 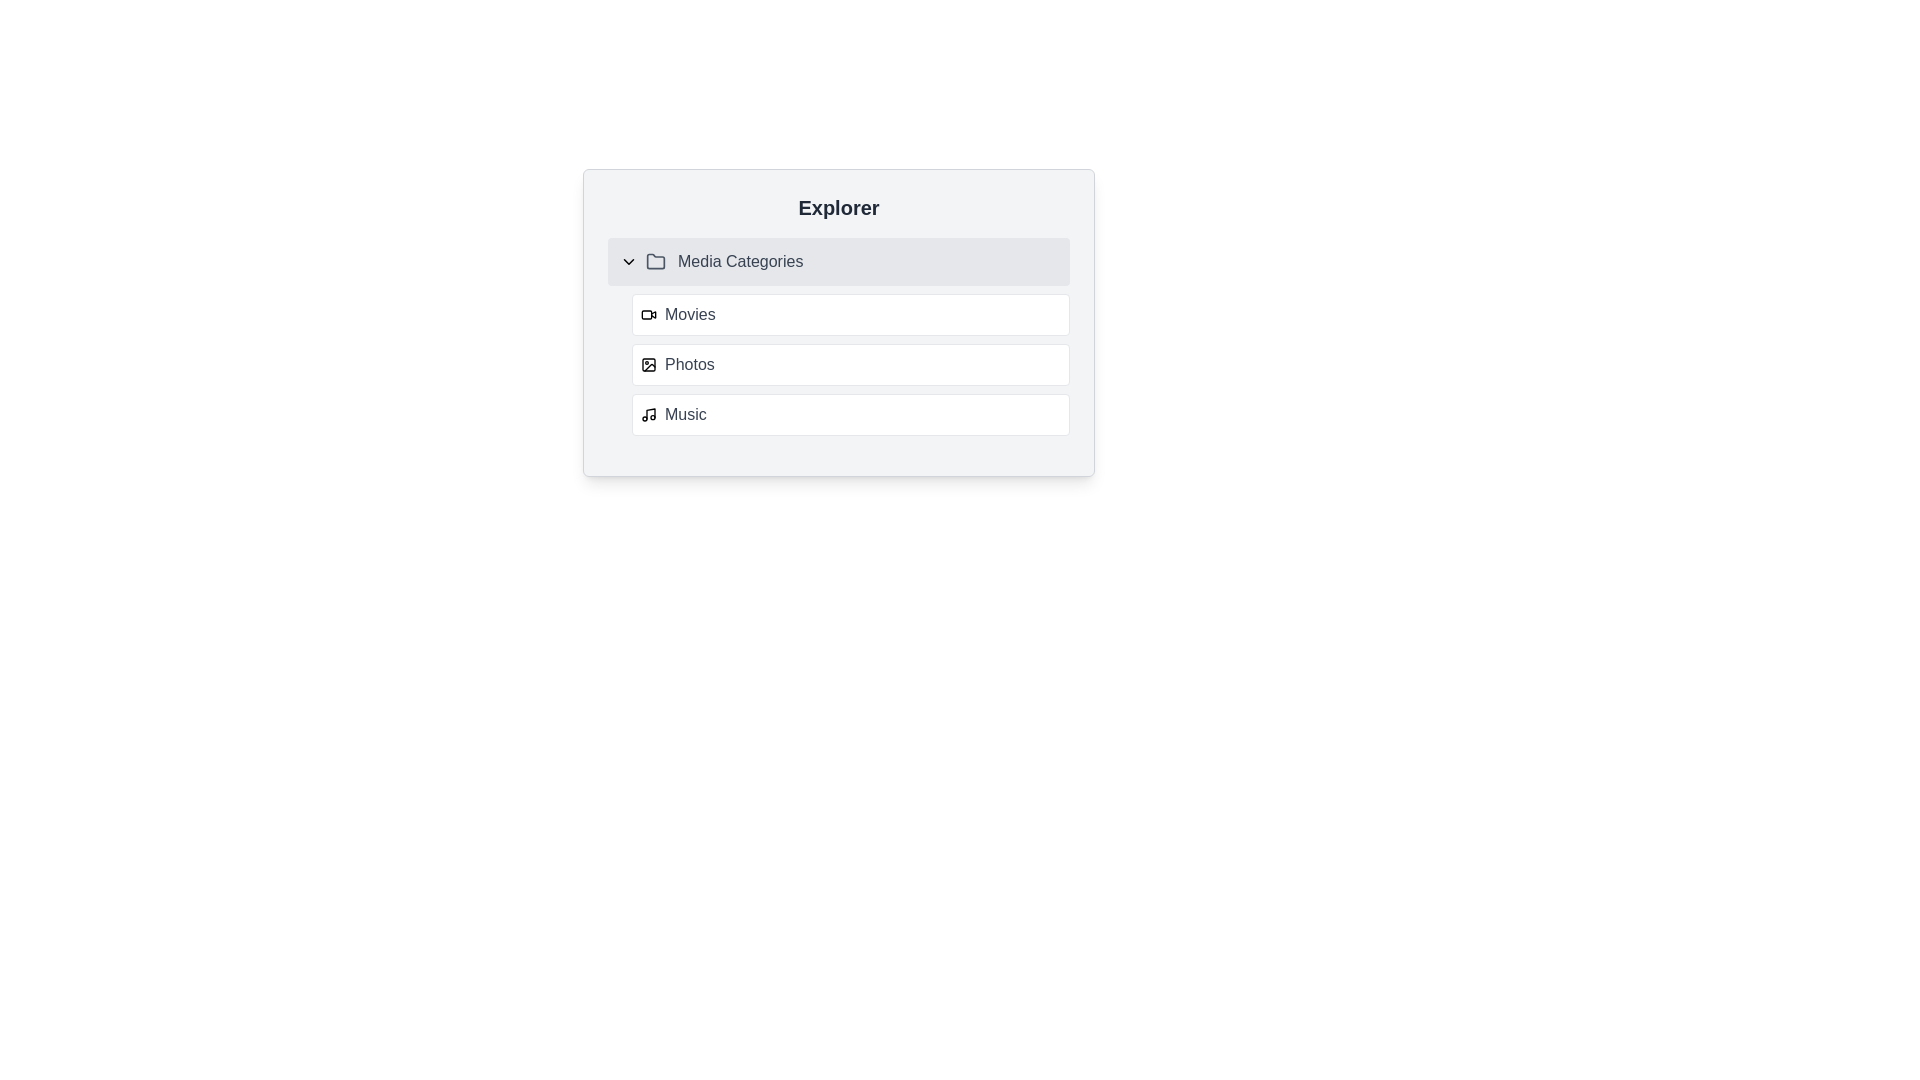 What do you see at coordinates (850, 315) in the screenshot?
I see `the navigation button for 'Movies' located in the 'Media Categories' section under 'Explorer' to trigger hover effects` at bounding box center [850, 315].